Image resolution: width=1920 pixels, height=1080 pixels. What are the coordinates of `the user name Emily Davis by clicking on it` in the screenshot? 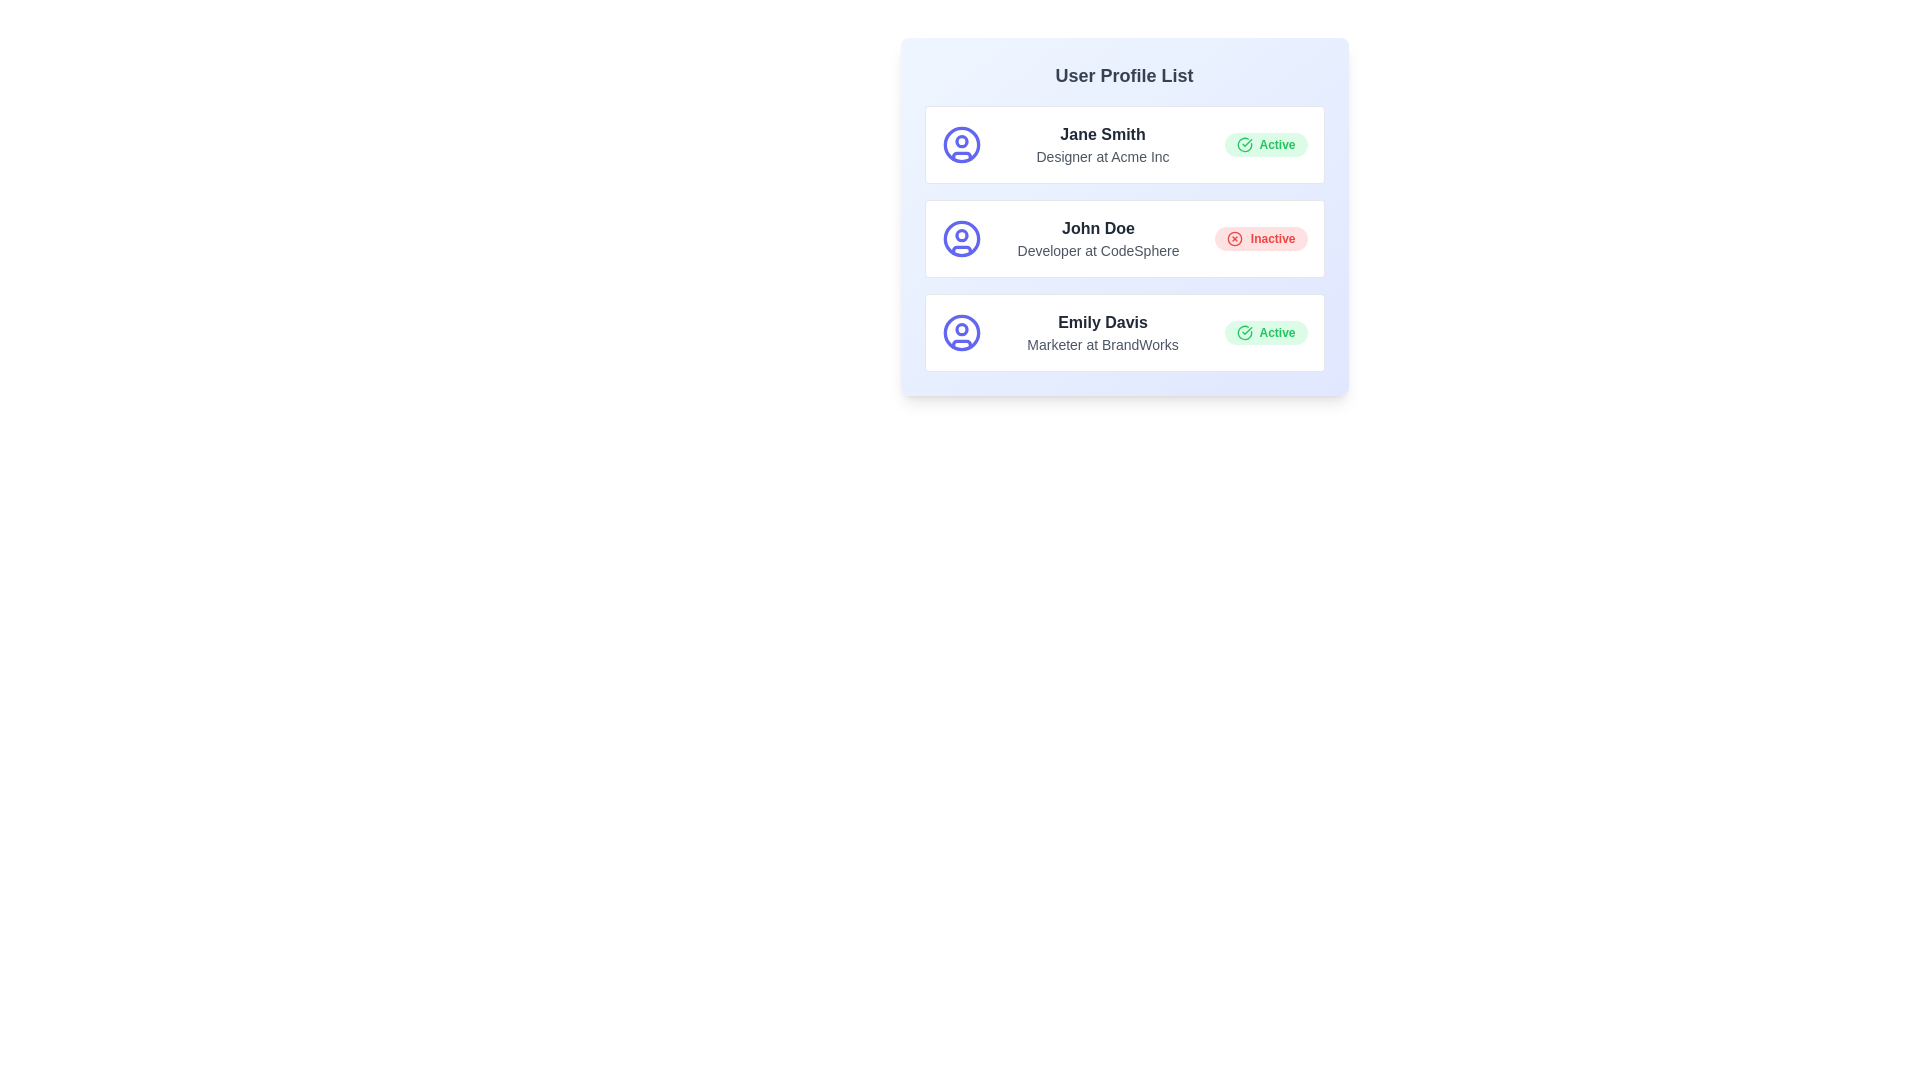 It's located at (1102, 322).